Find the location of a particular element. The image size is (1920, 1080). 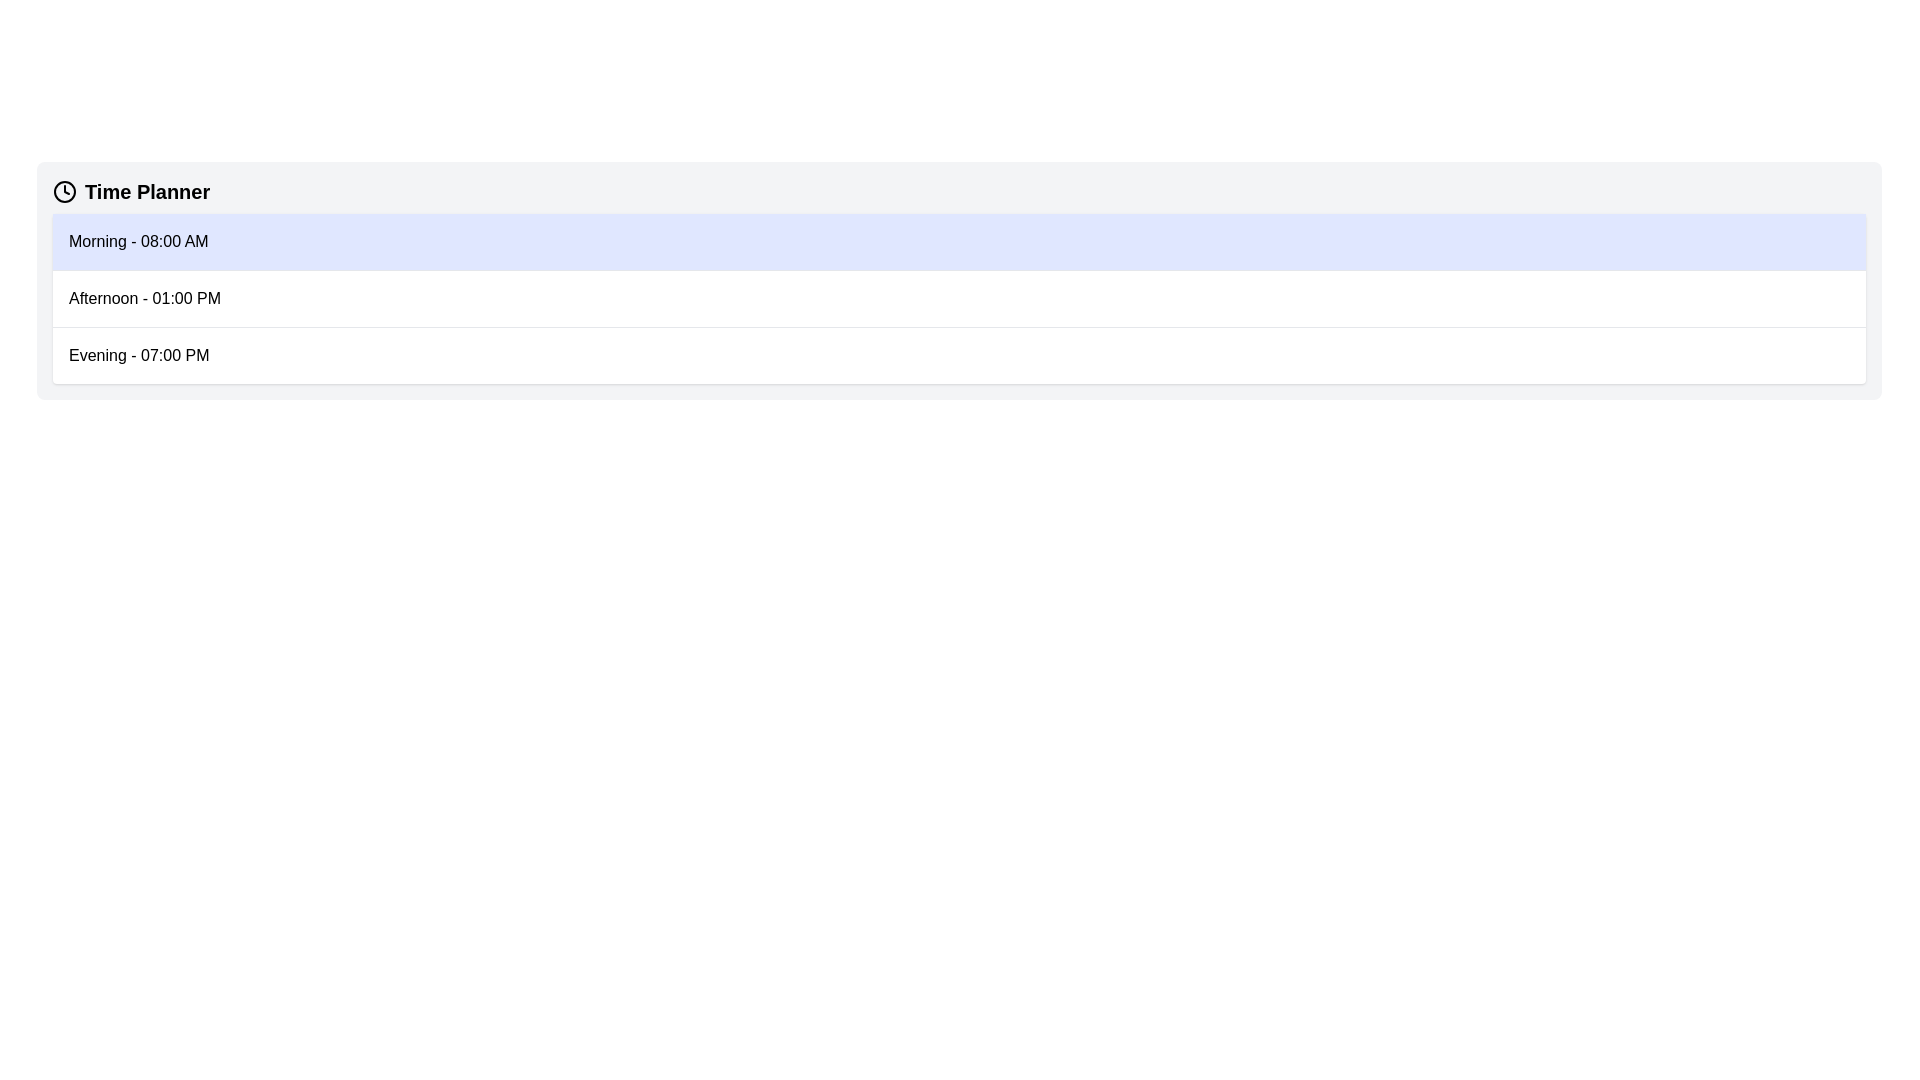

the SVG Circle representing the clock face is located at coordinates (65, 192).